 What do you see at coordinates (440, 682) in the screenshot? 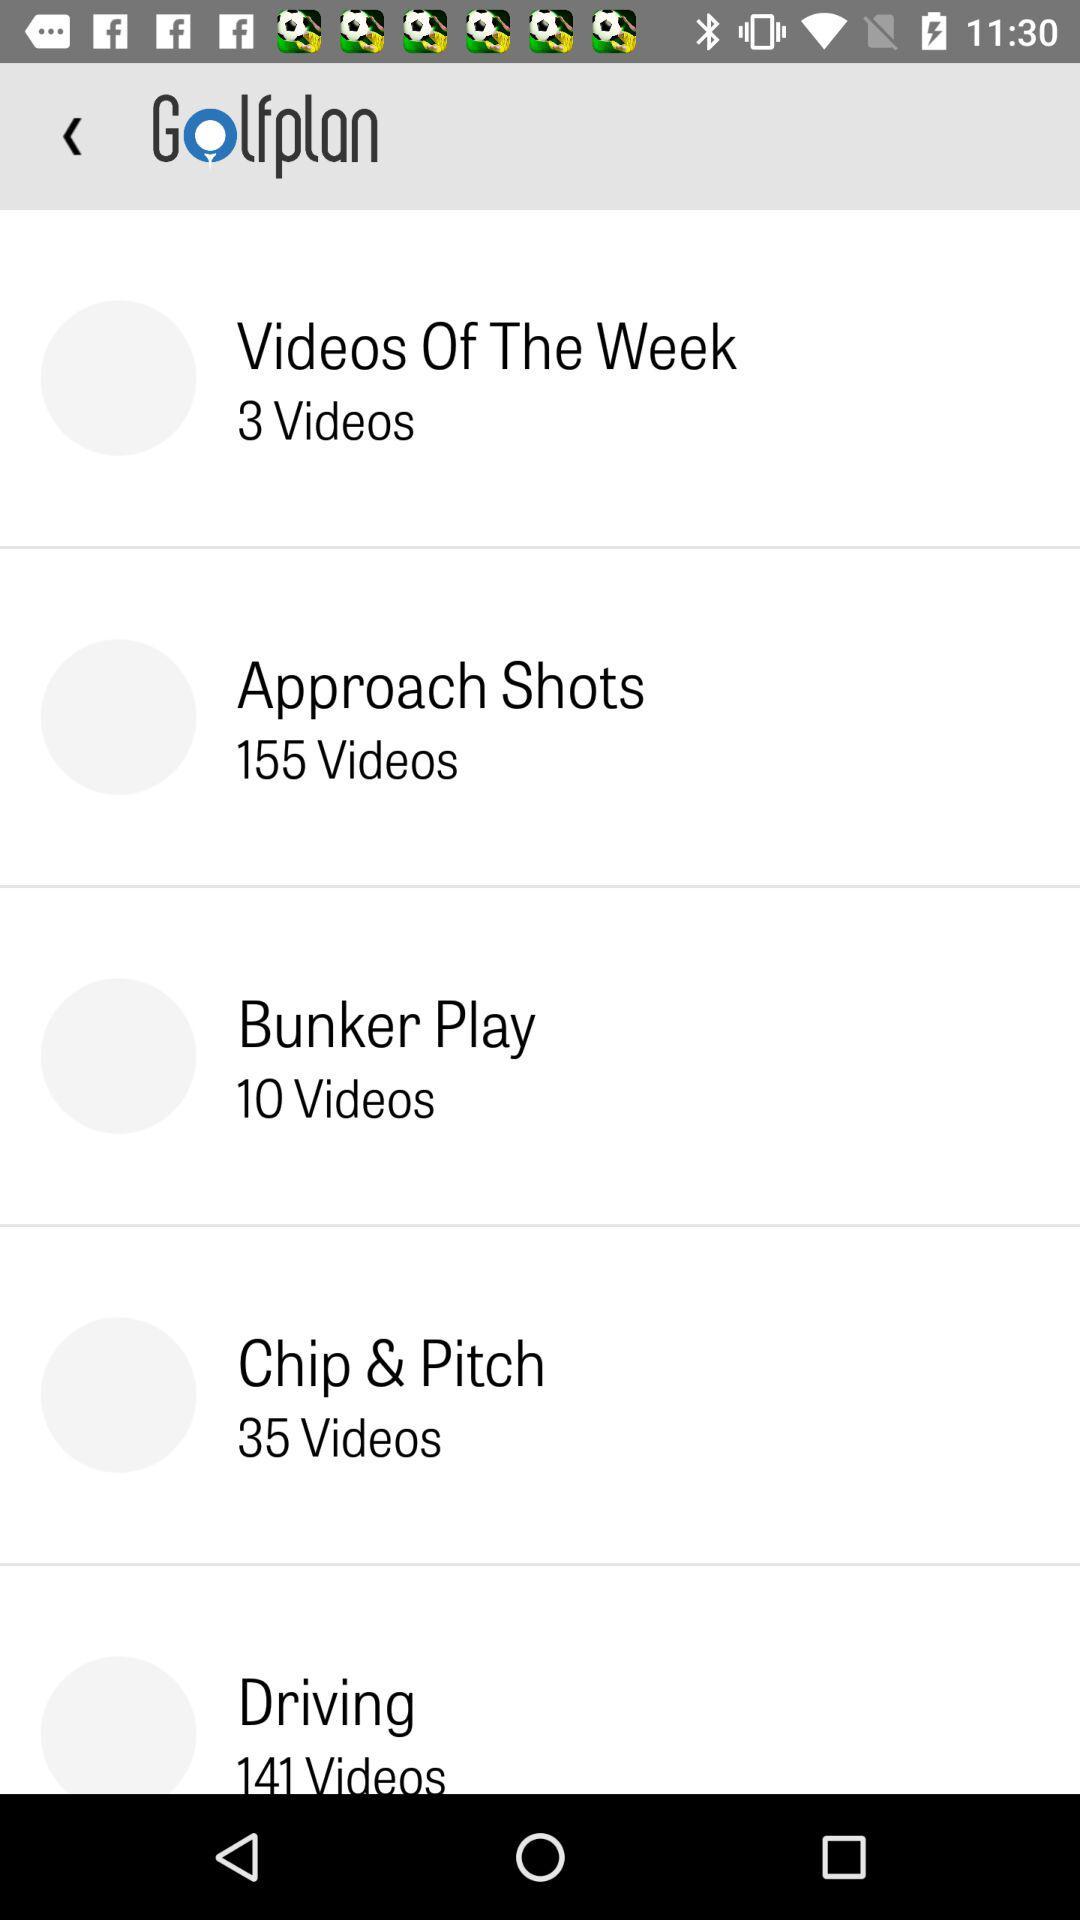
I see `the item below 3 videos` at bounding box center [440, 682].